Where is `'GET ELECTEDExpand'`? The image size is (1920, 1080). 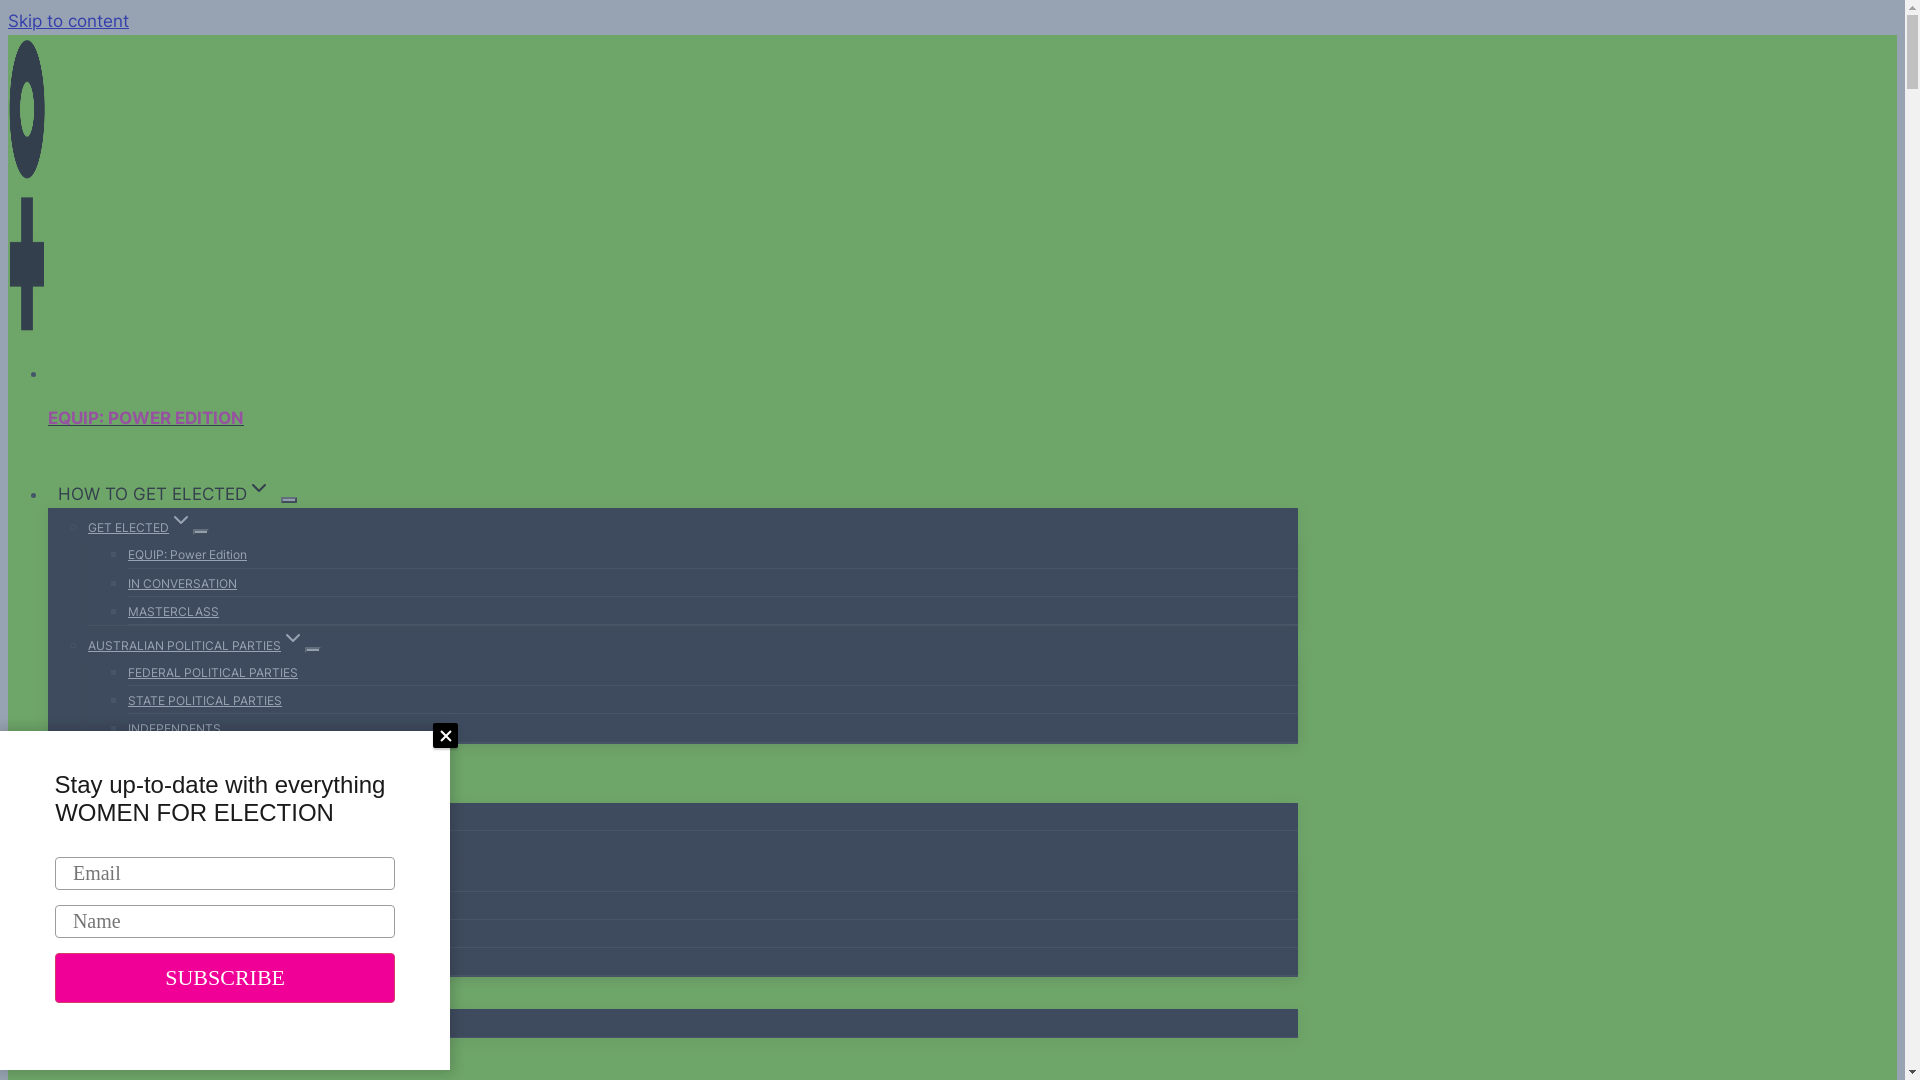
'GET ELECTEDExpand' is located at coordinates (139, 526).